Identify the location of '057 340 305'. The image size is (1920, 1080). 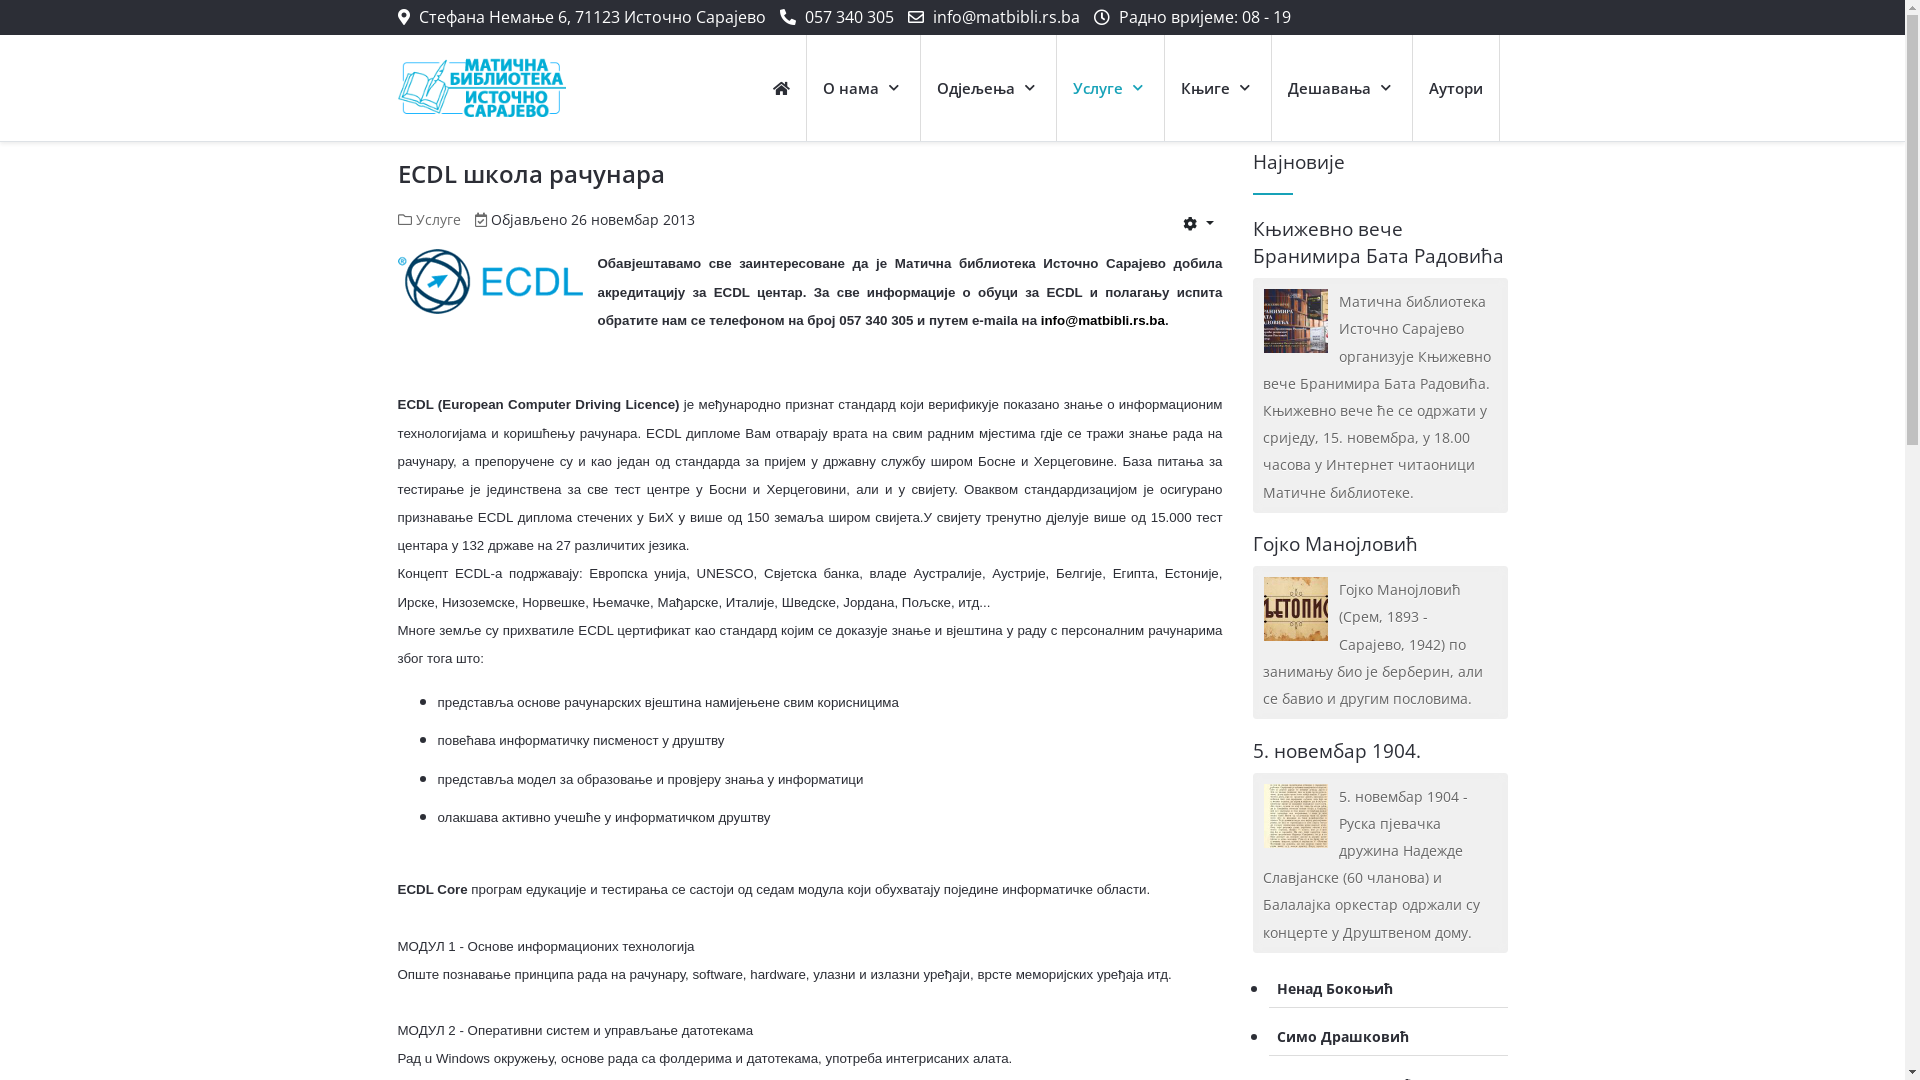
(848, 16).